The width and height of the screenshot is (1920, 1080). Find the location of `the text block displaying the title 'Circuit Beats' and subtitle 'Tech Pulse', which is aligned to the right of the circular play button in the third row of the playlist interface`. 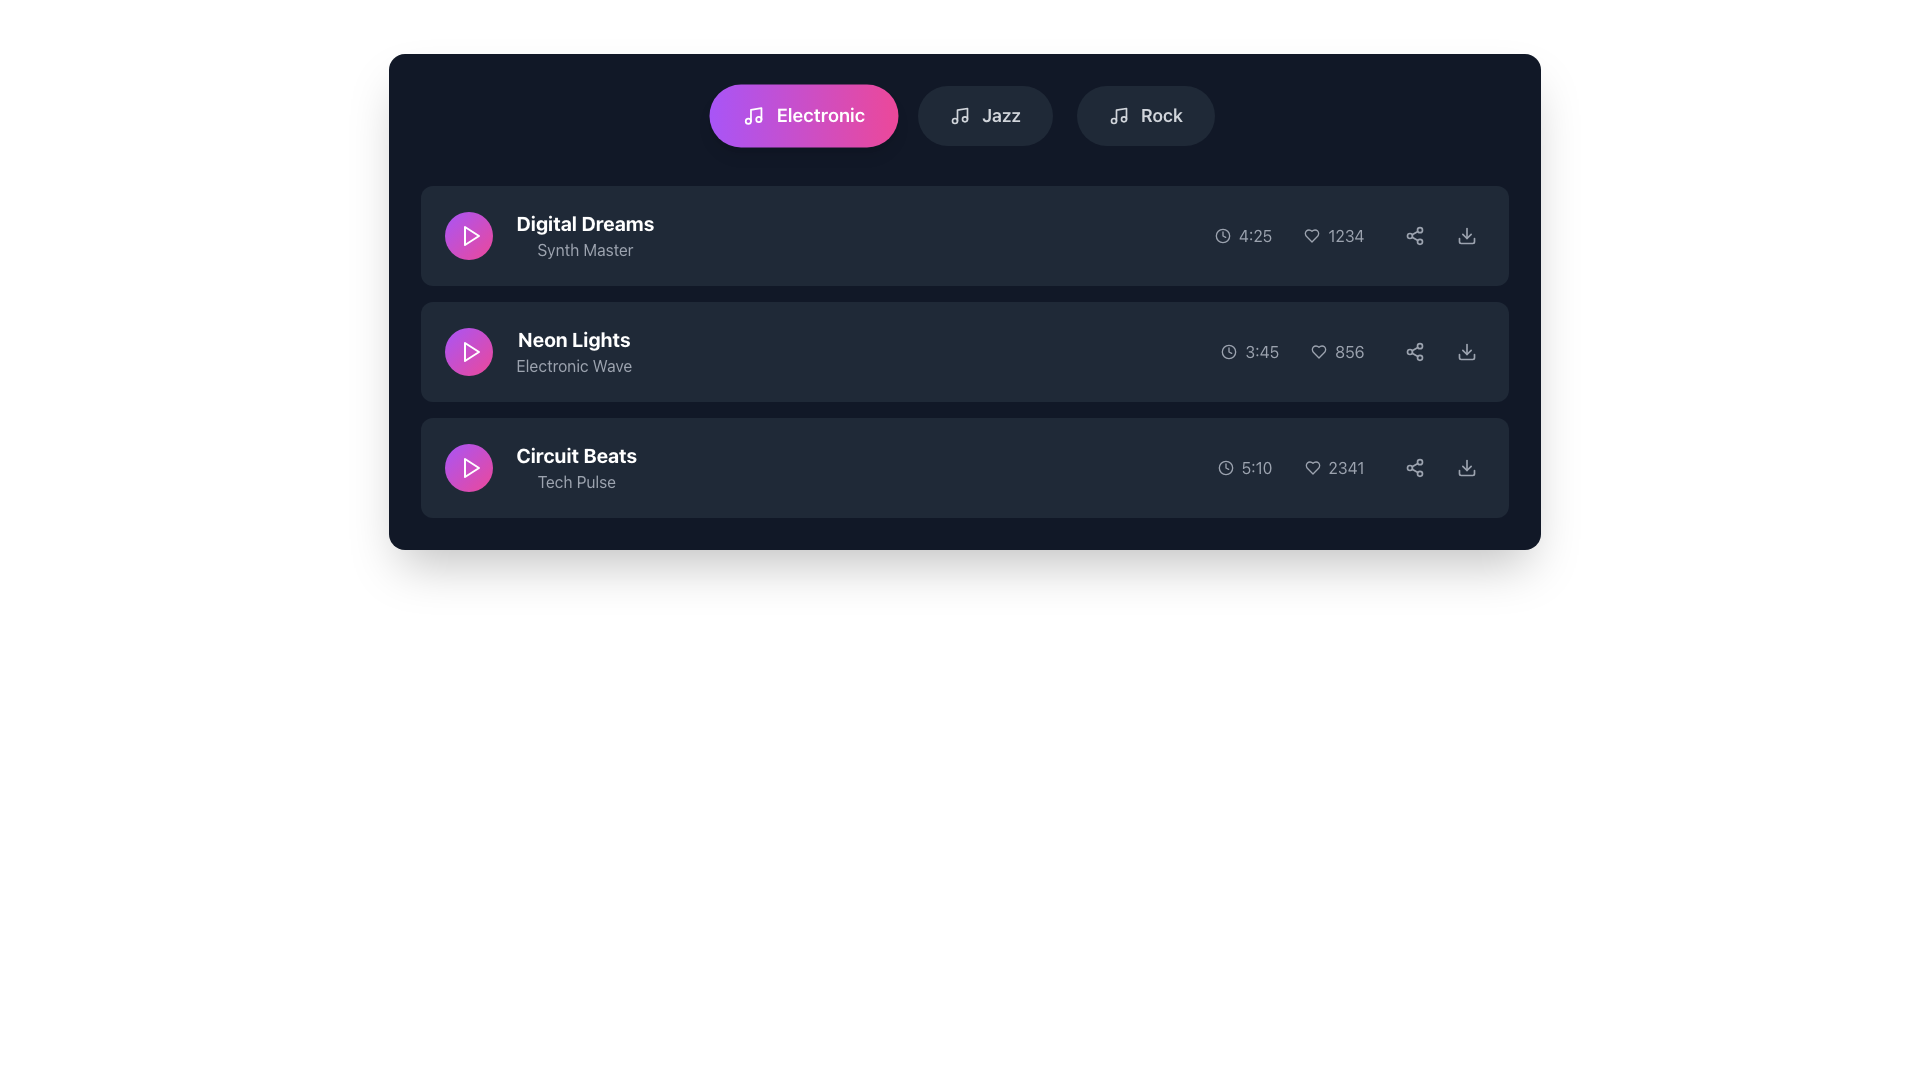

the text block displaying the title 'Circuit Beats' and subtitle 'Tech Pulse', which is aligned to the right of the circular play button in the third row of the playlist interface is located at coordinates (540, 467).